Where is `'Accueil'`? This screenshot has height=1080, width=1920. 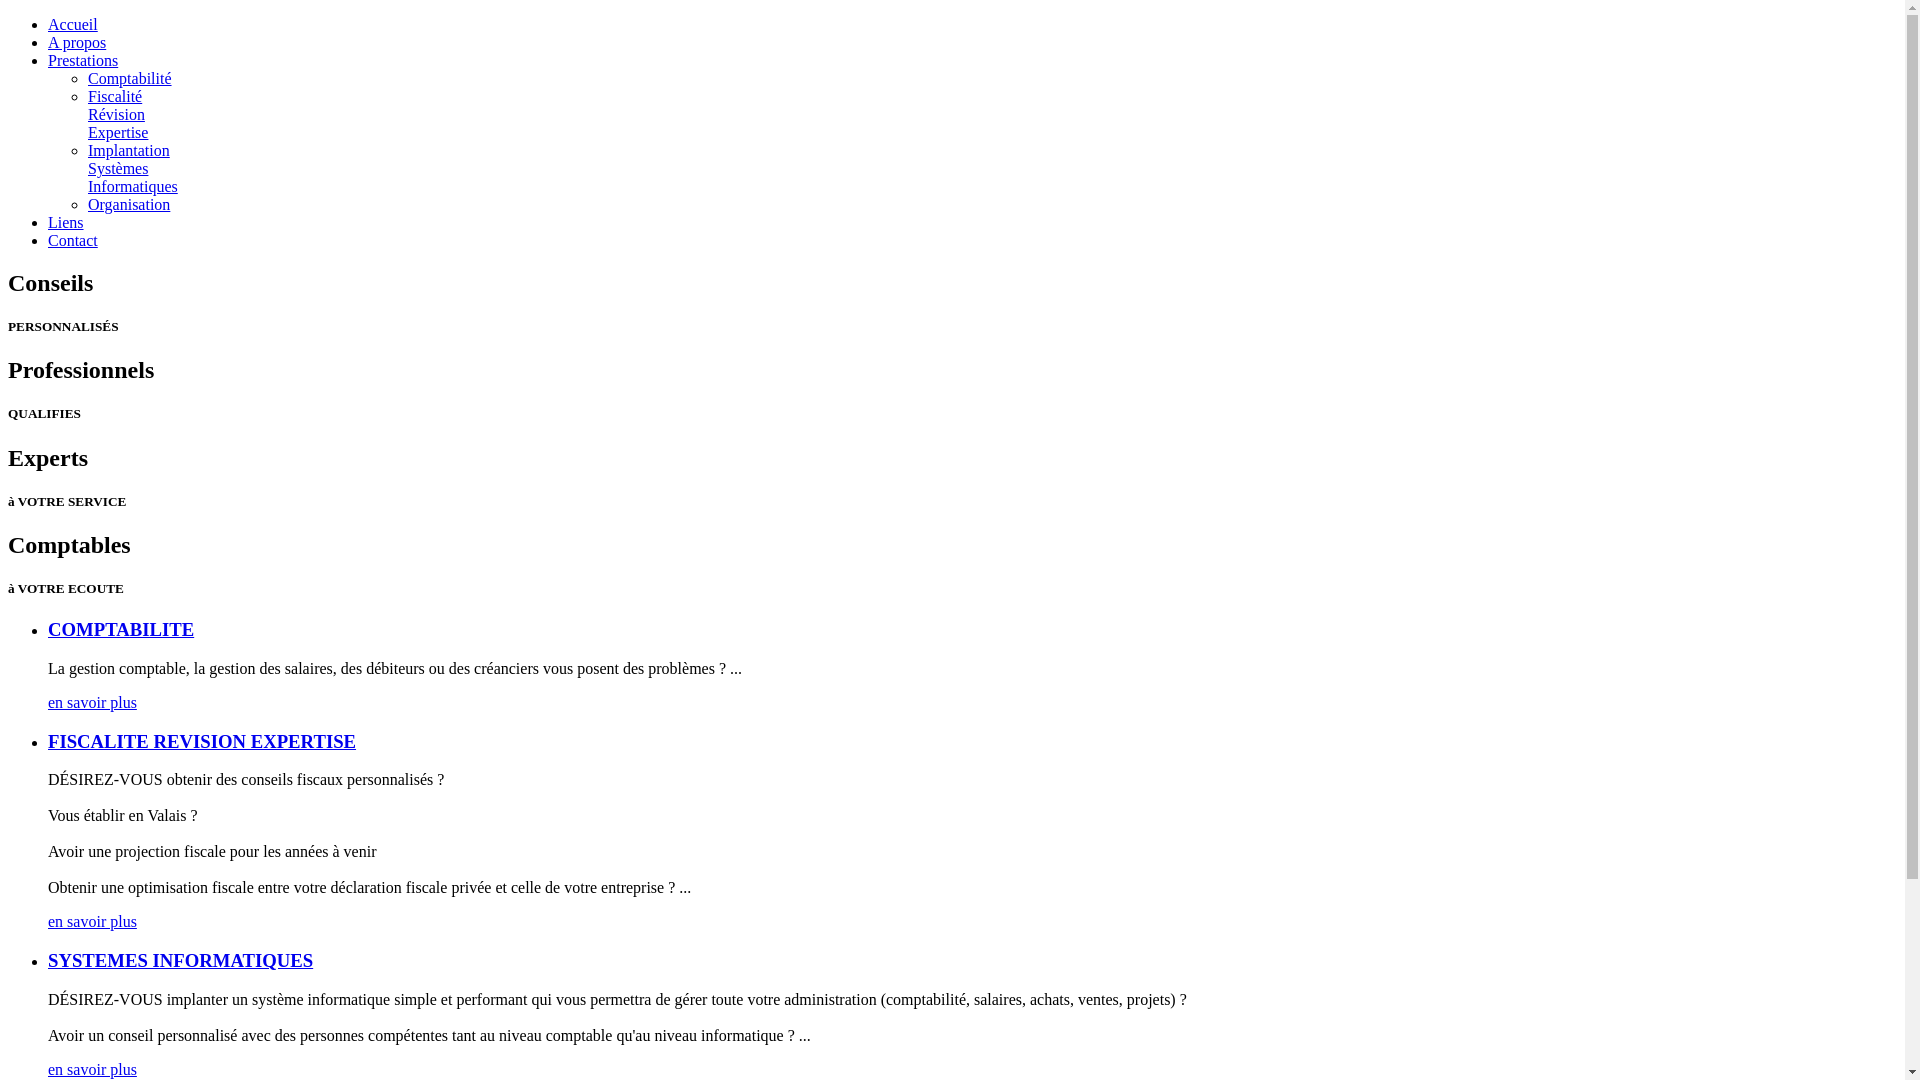 'Accueil' is located at coordinates (72, 24).